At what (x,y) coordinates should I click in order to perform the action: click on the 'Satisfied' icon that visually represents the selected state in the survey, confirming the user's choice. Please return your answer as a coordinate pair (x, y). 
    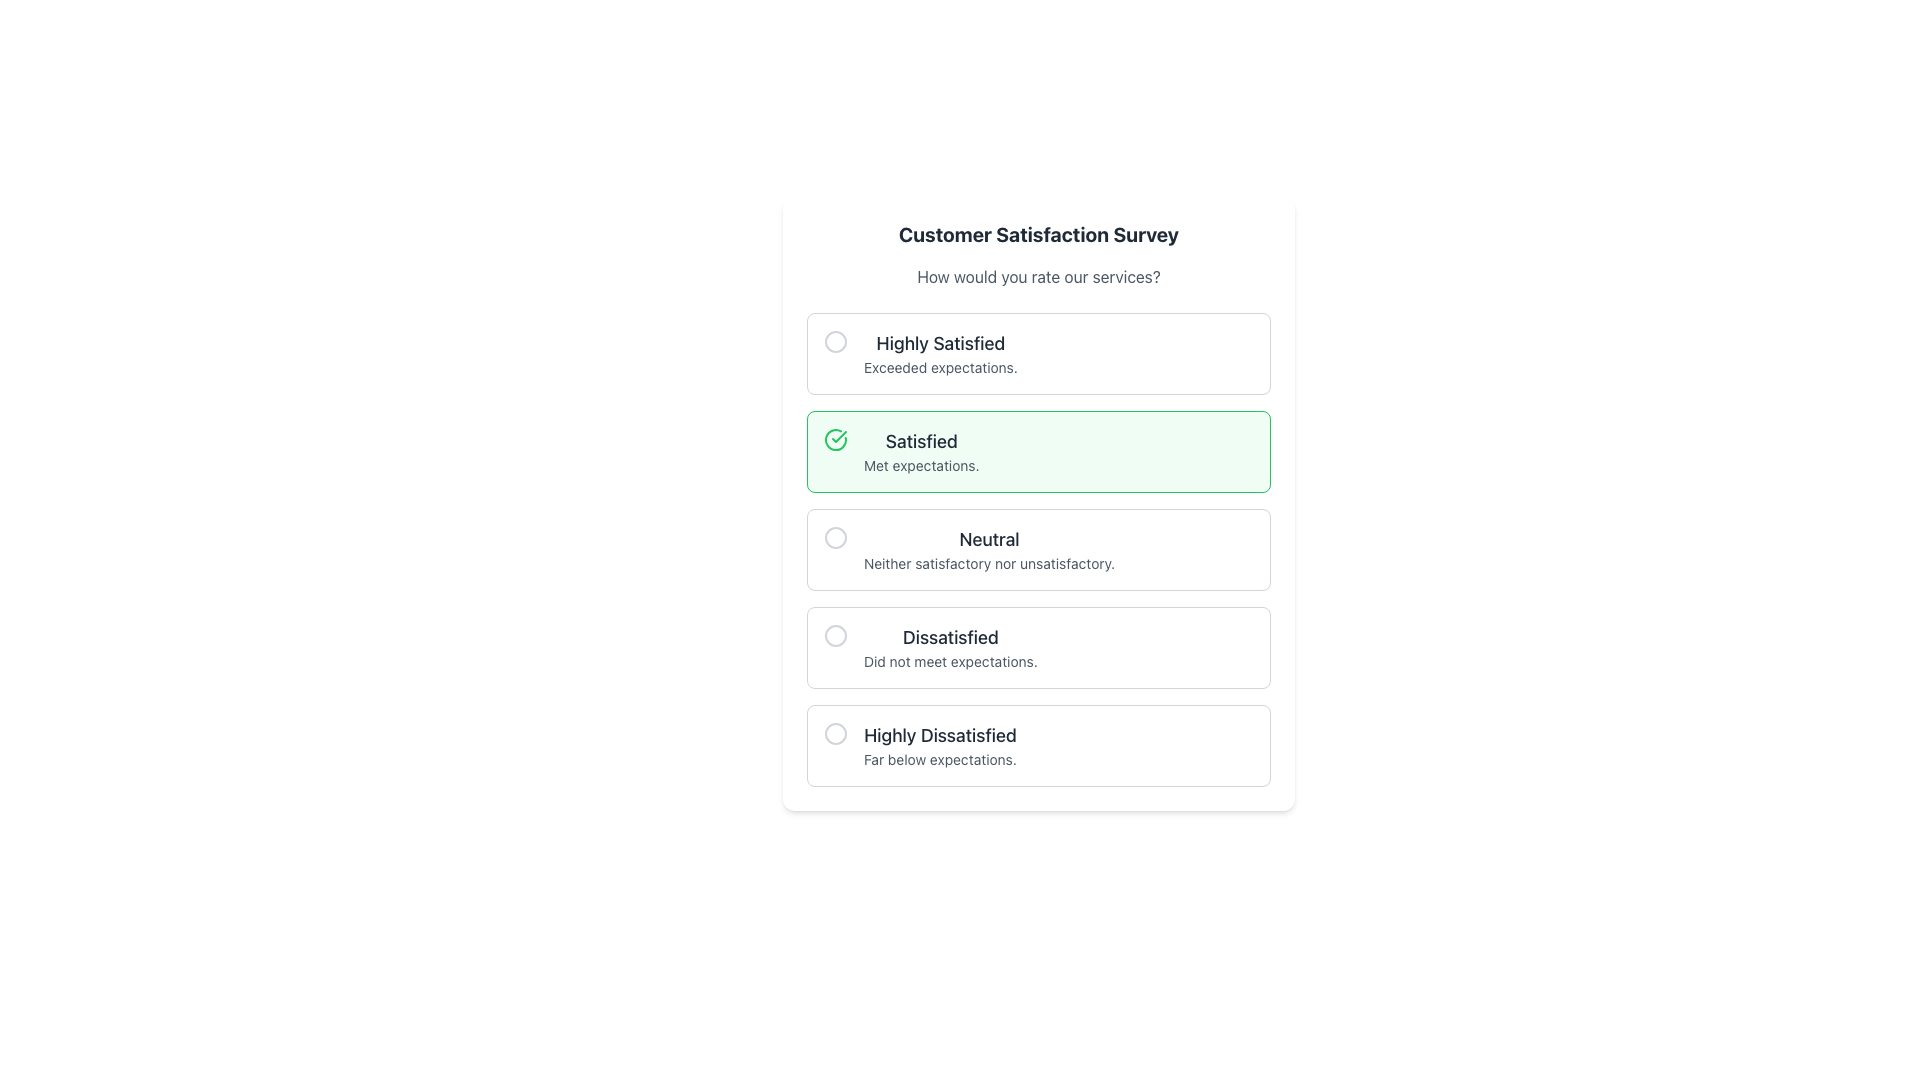
    Looking at the image, I should click on (835, 438).